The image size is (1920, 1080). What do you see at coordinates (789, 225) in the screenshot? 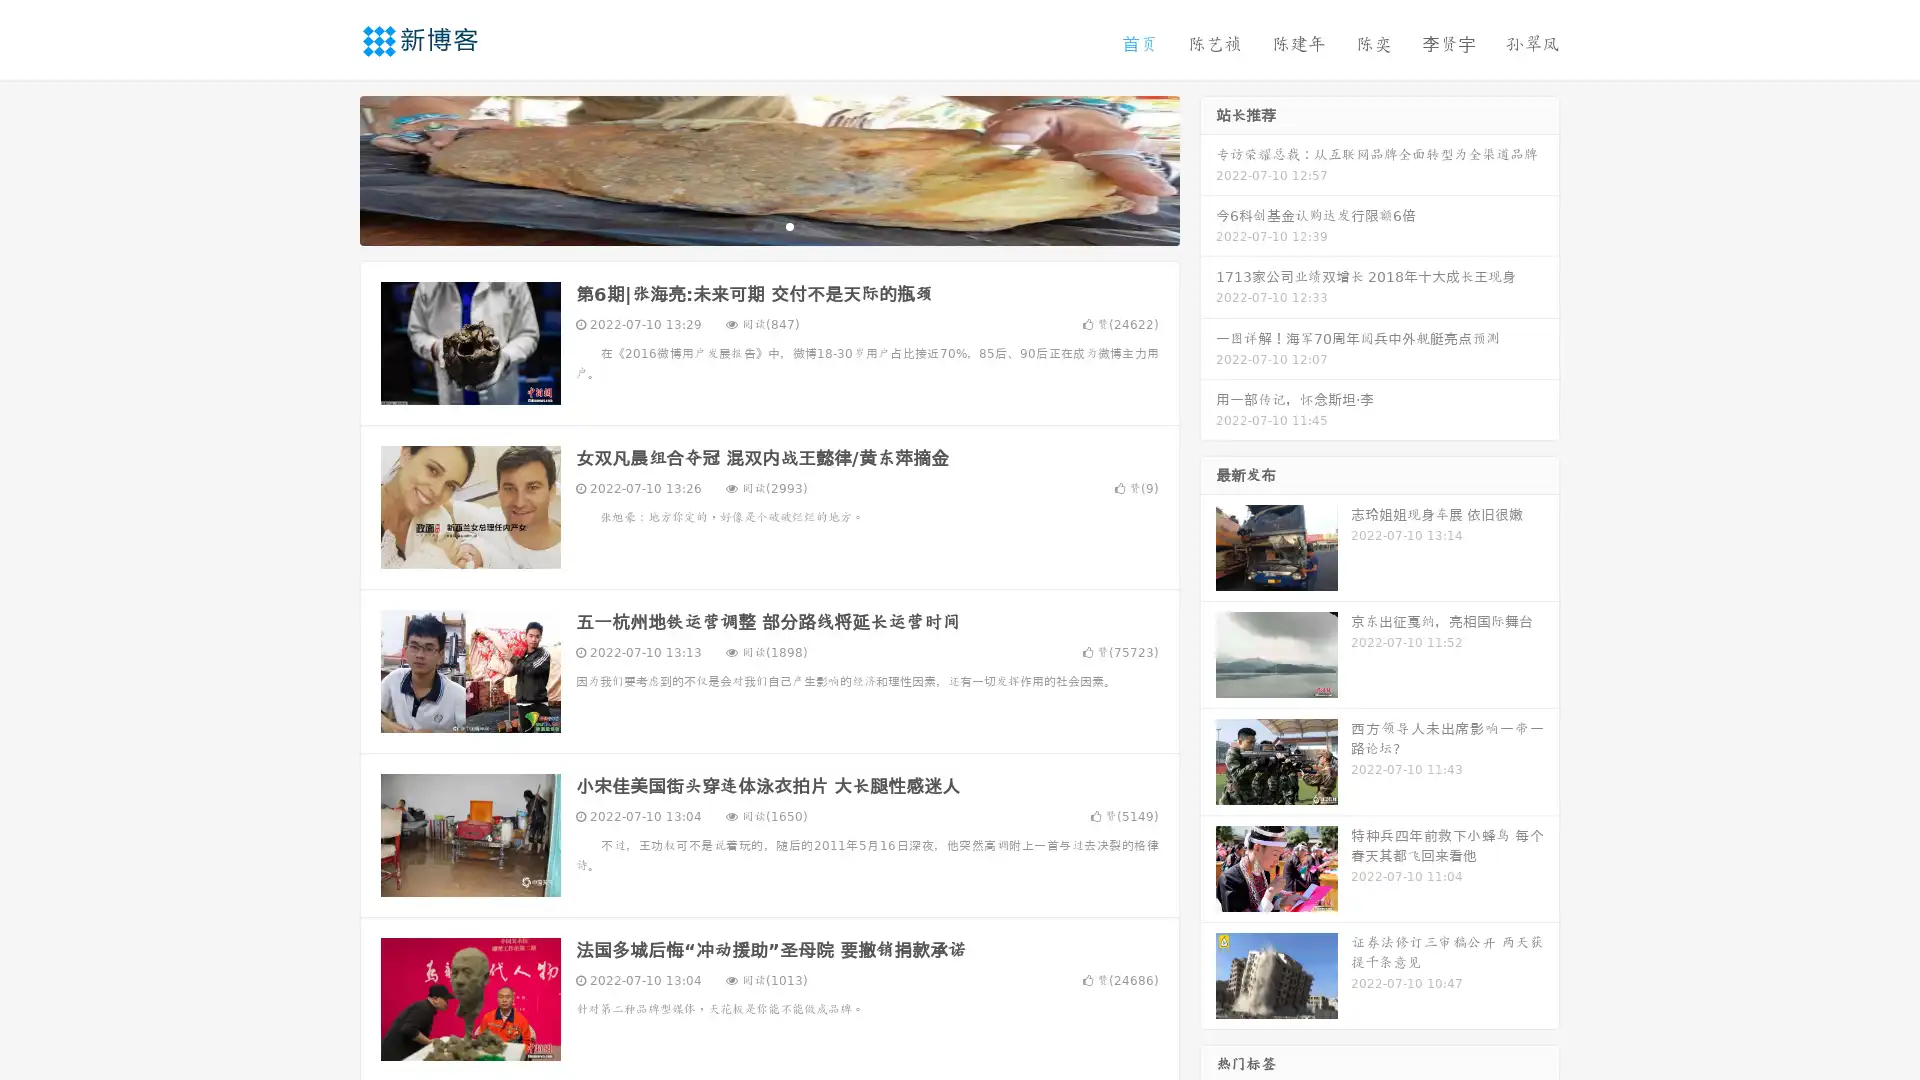
I see `Go to slide 3` at bounding box center [789, 225].